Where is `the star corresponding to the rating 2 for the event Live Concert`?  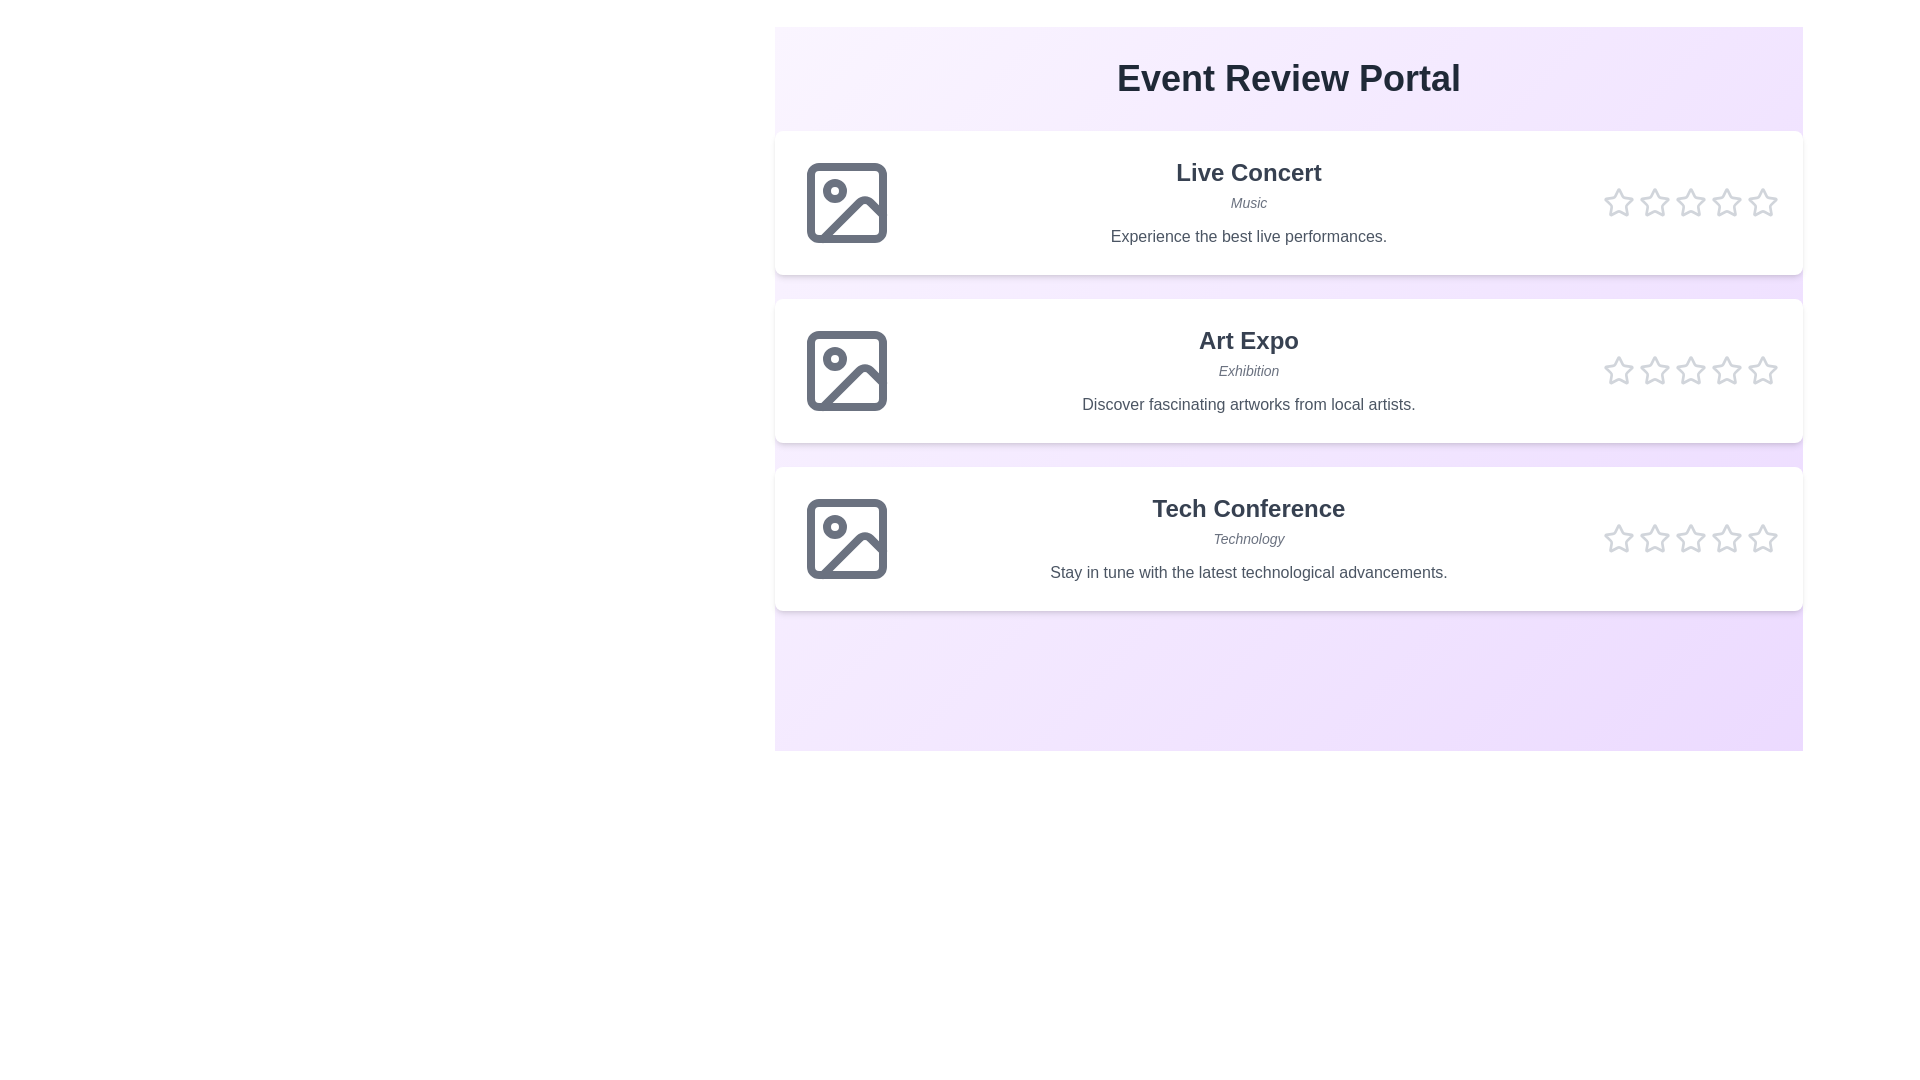
the star corresponding to the rating 2 for the event Live Concert is located at coordinates (1655, 203).